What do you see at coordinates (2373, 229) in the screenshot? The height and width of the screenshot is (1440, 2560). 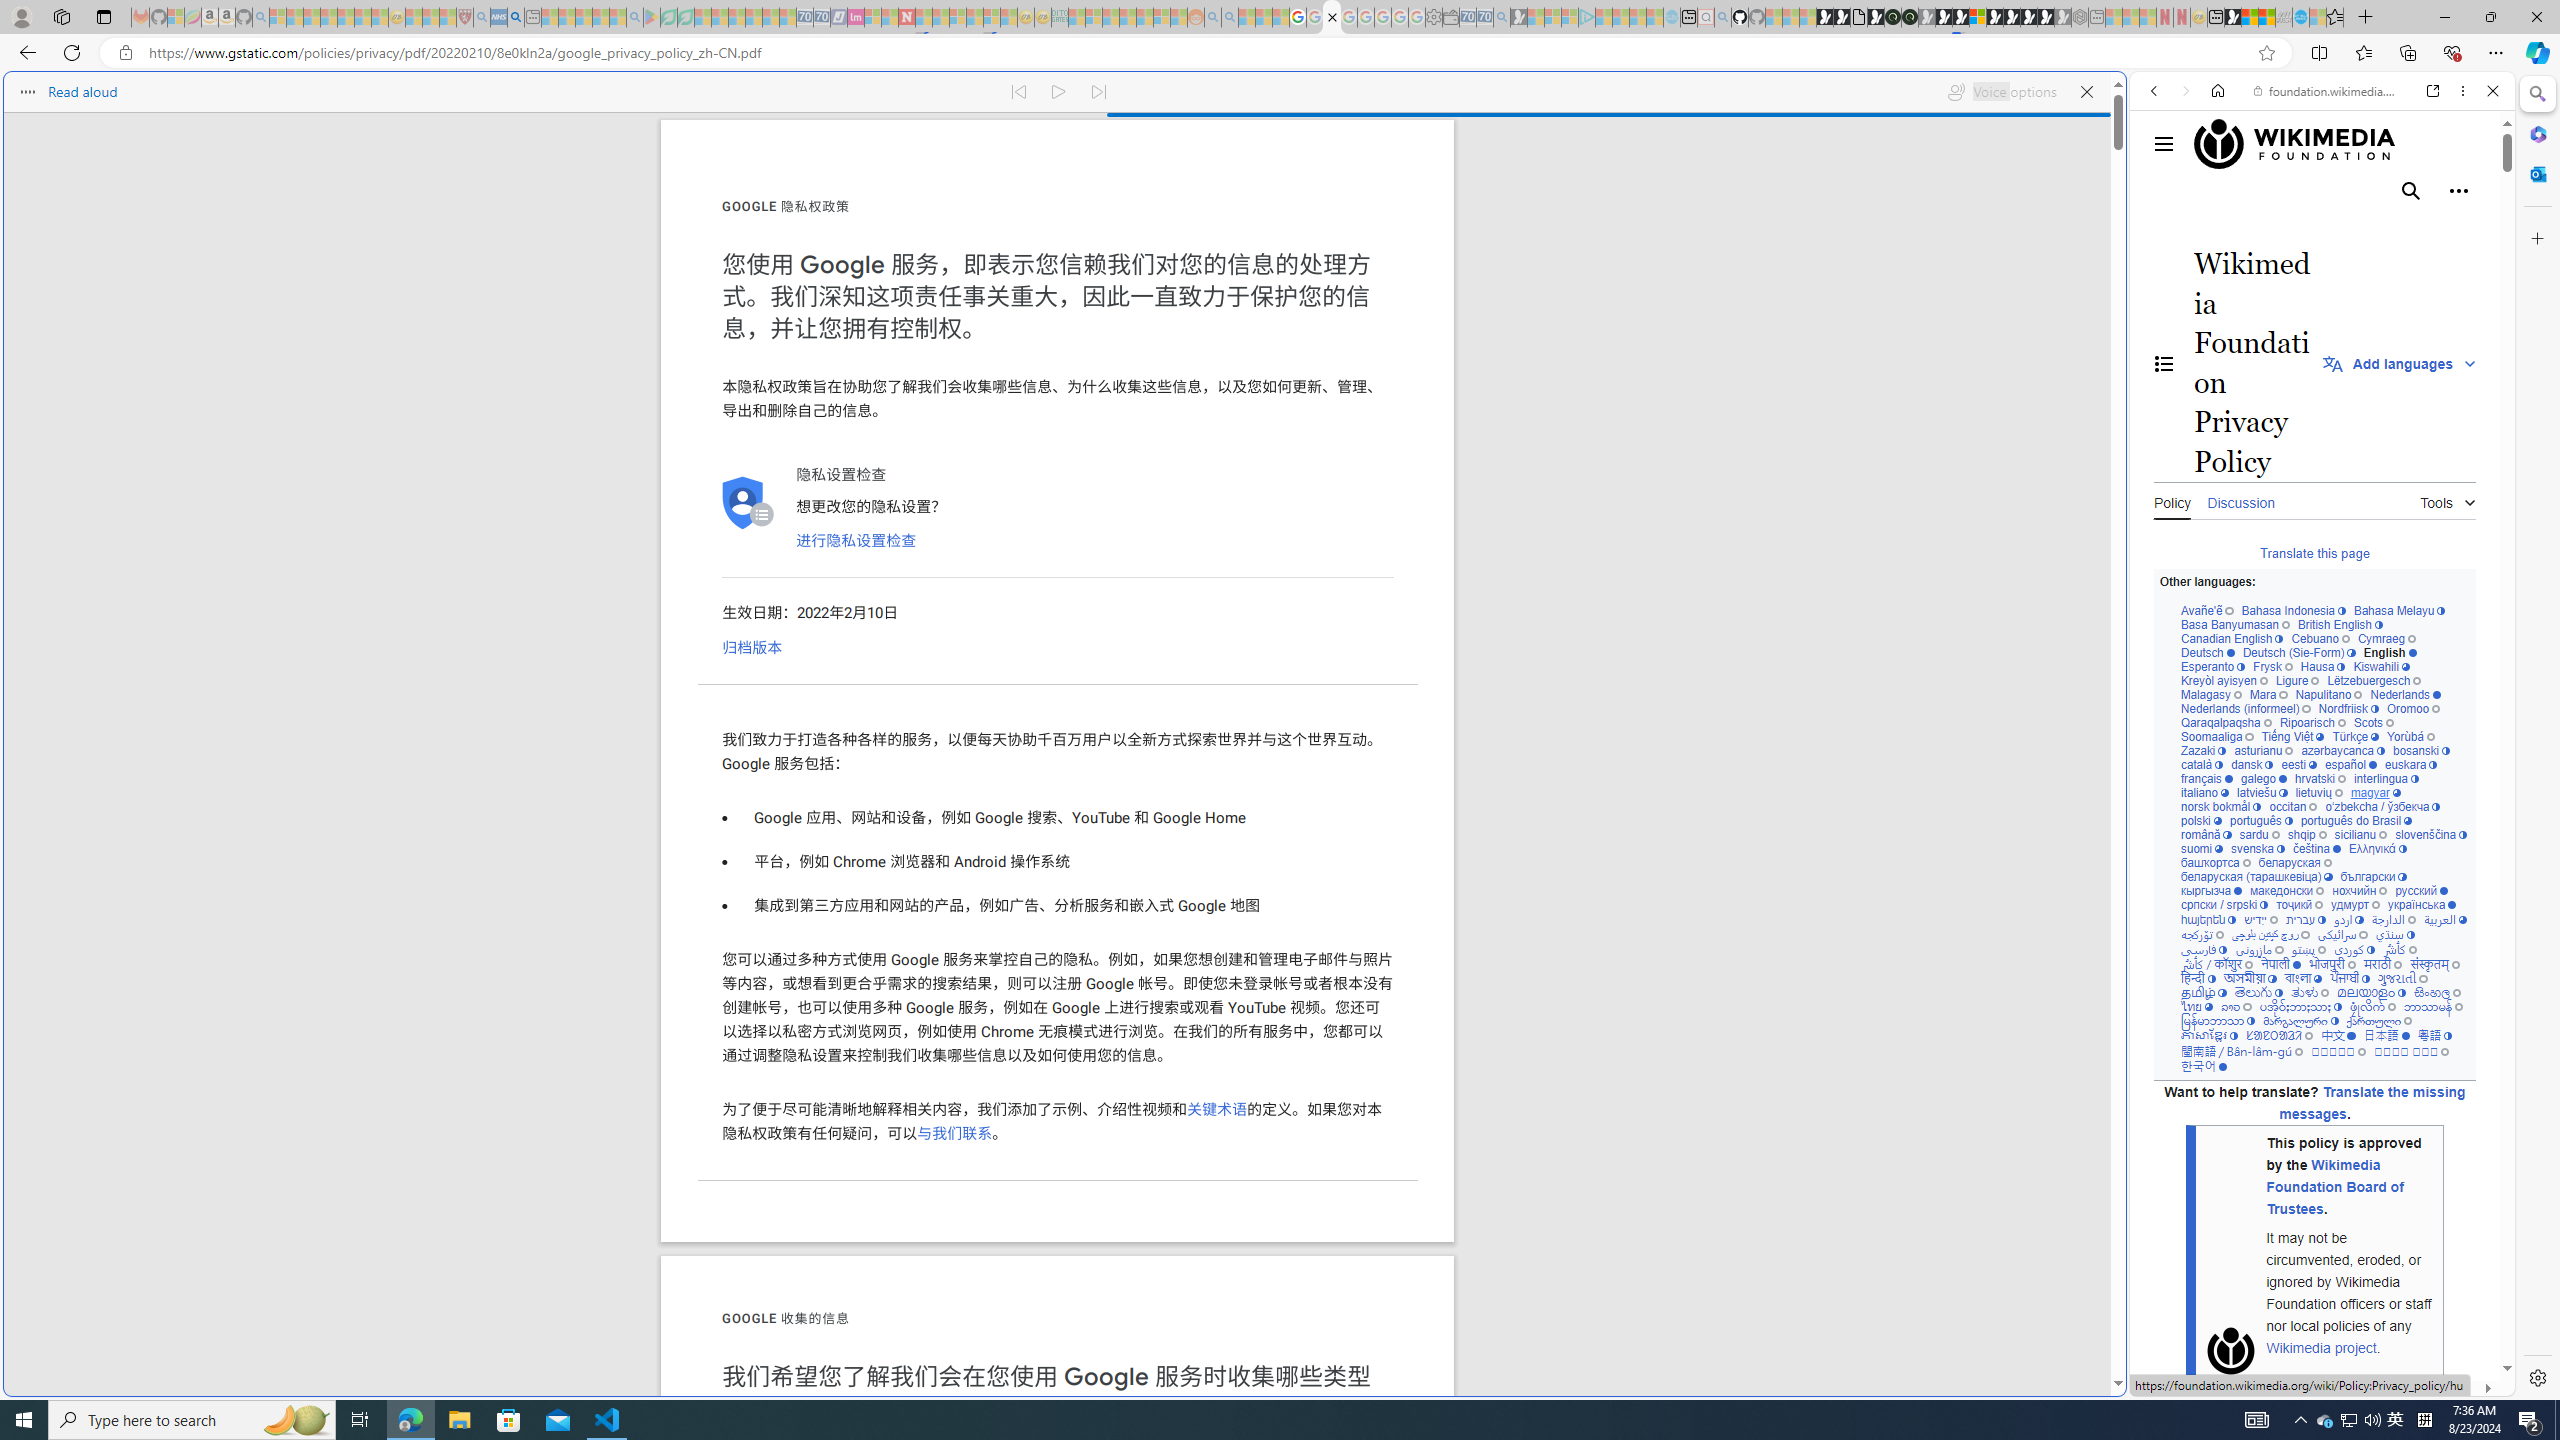 I see `'SEARCH TOOLS'` at bounding box center [2373, 229].